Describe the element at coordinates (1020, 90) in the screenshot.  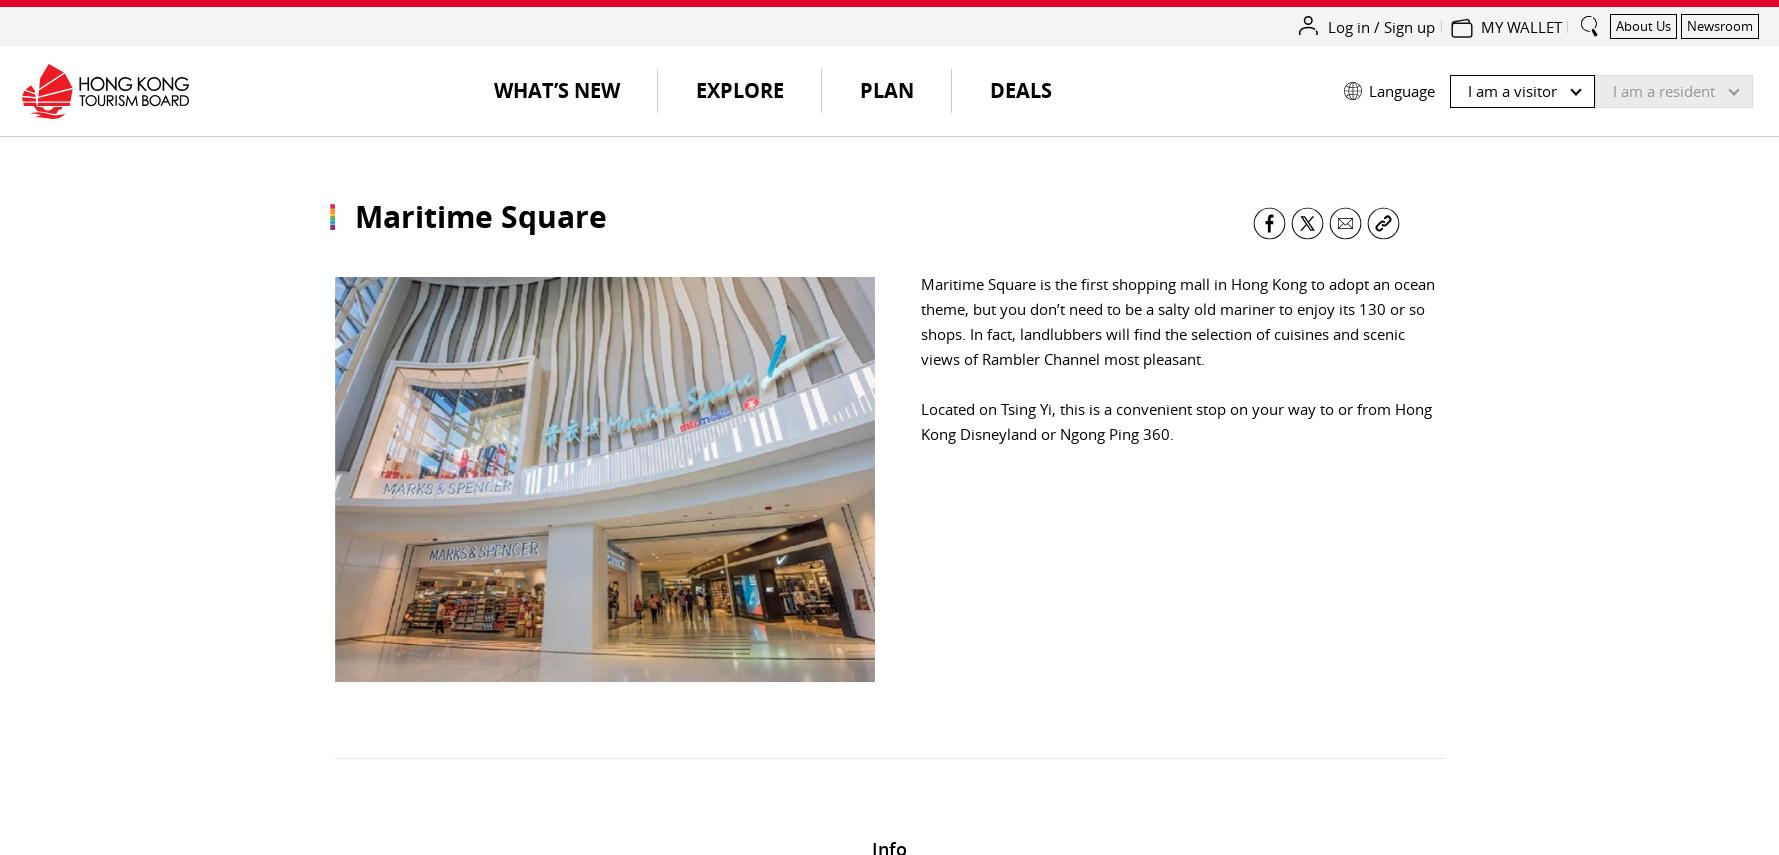
I see `'Deals'` at that location.